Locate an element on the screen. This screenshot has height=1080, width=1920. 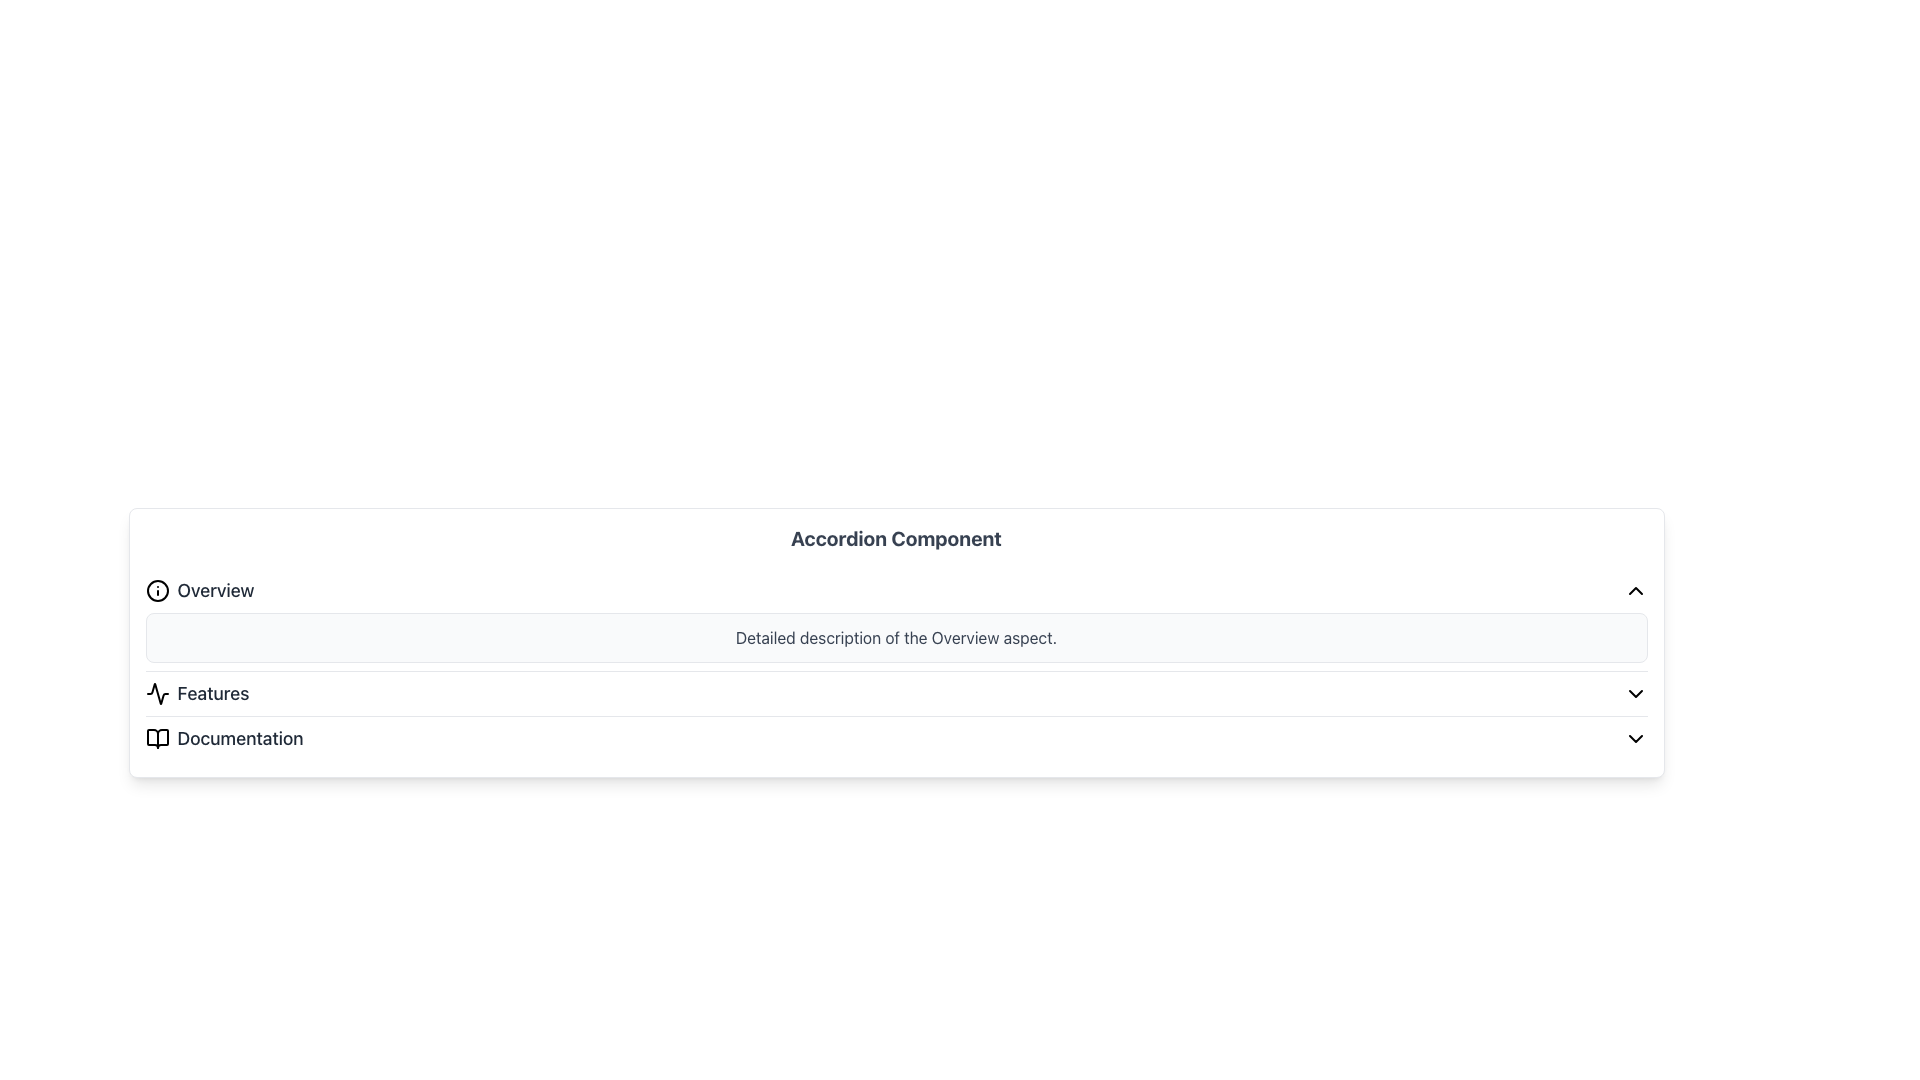
the text label displaying 'Features' in a medium, gray font is located at coordinates (213, 693).